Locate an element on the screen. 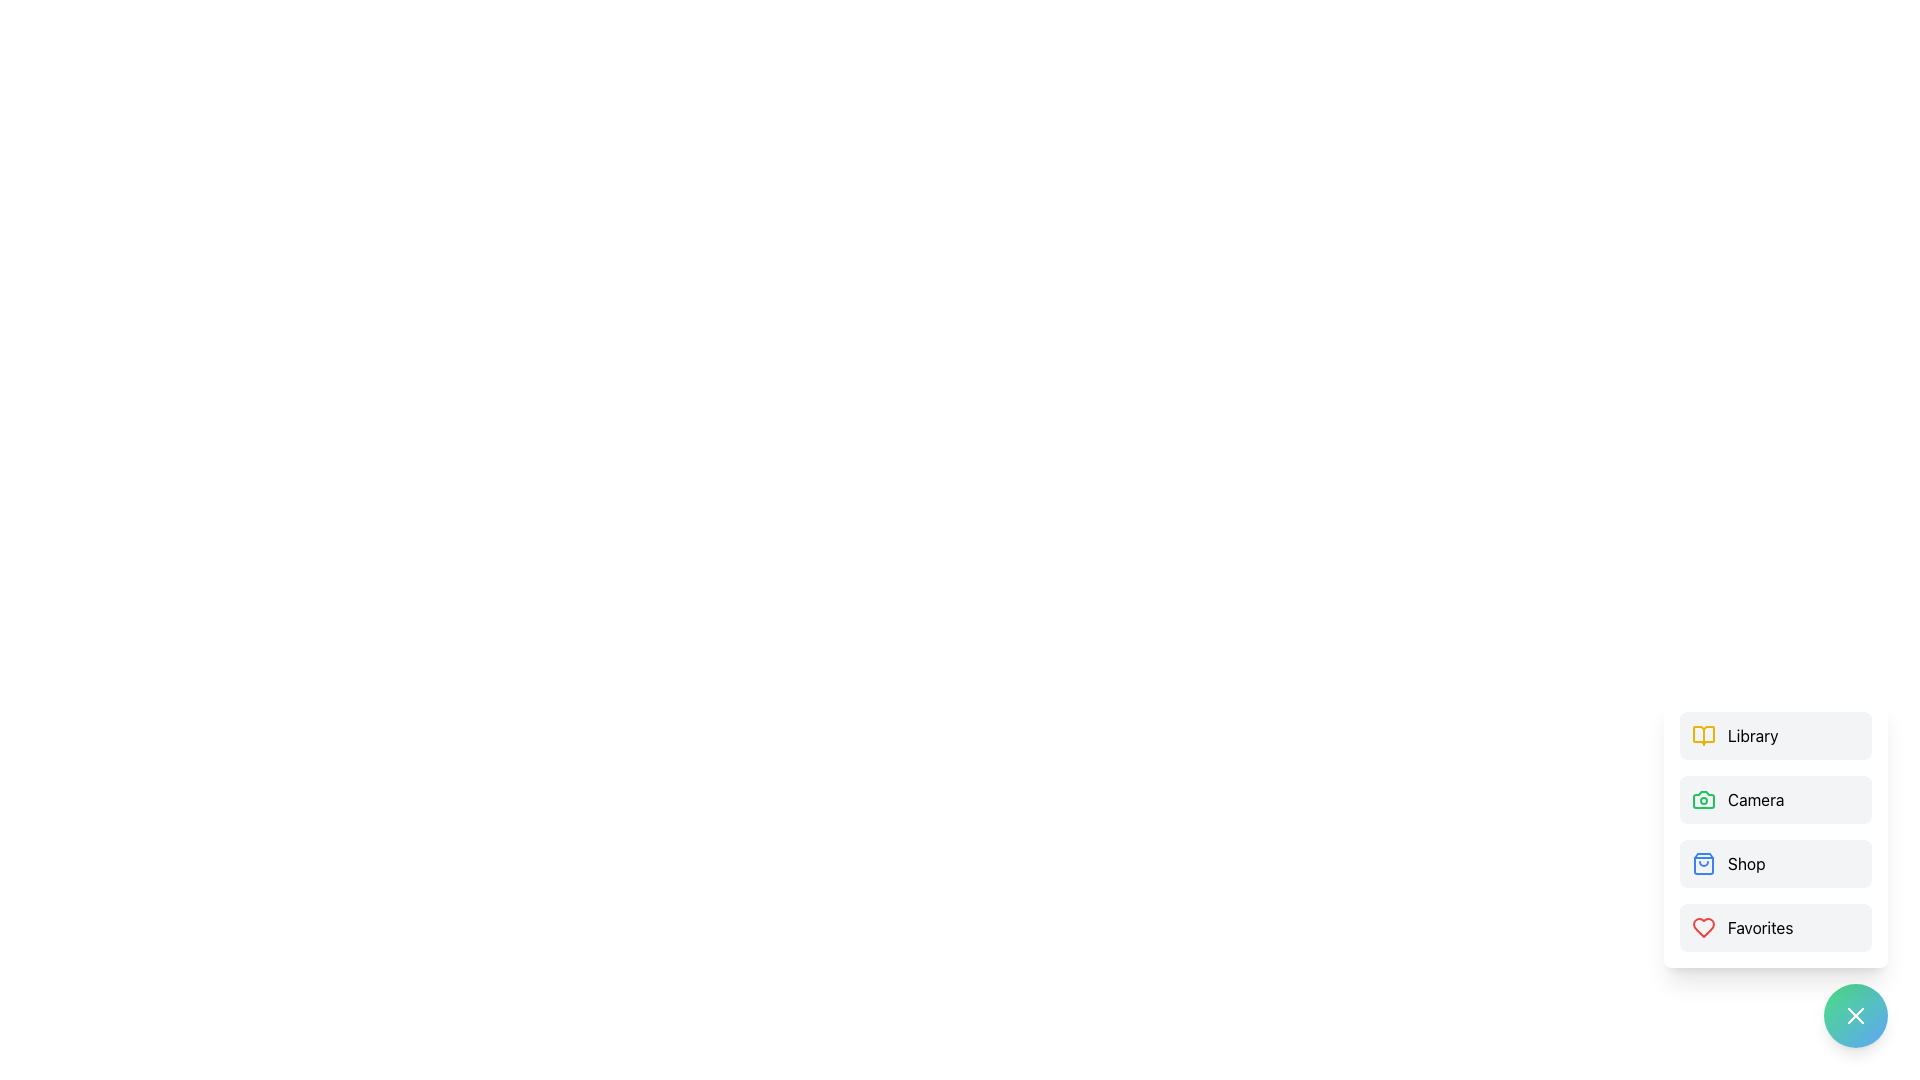  the 'Shop' button icon located at the top left of the 'Shop' button in the right-side menu is located at coordinates (1703, 863).